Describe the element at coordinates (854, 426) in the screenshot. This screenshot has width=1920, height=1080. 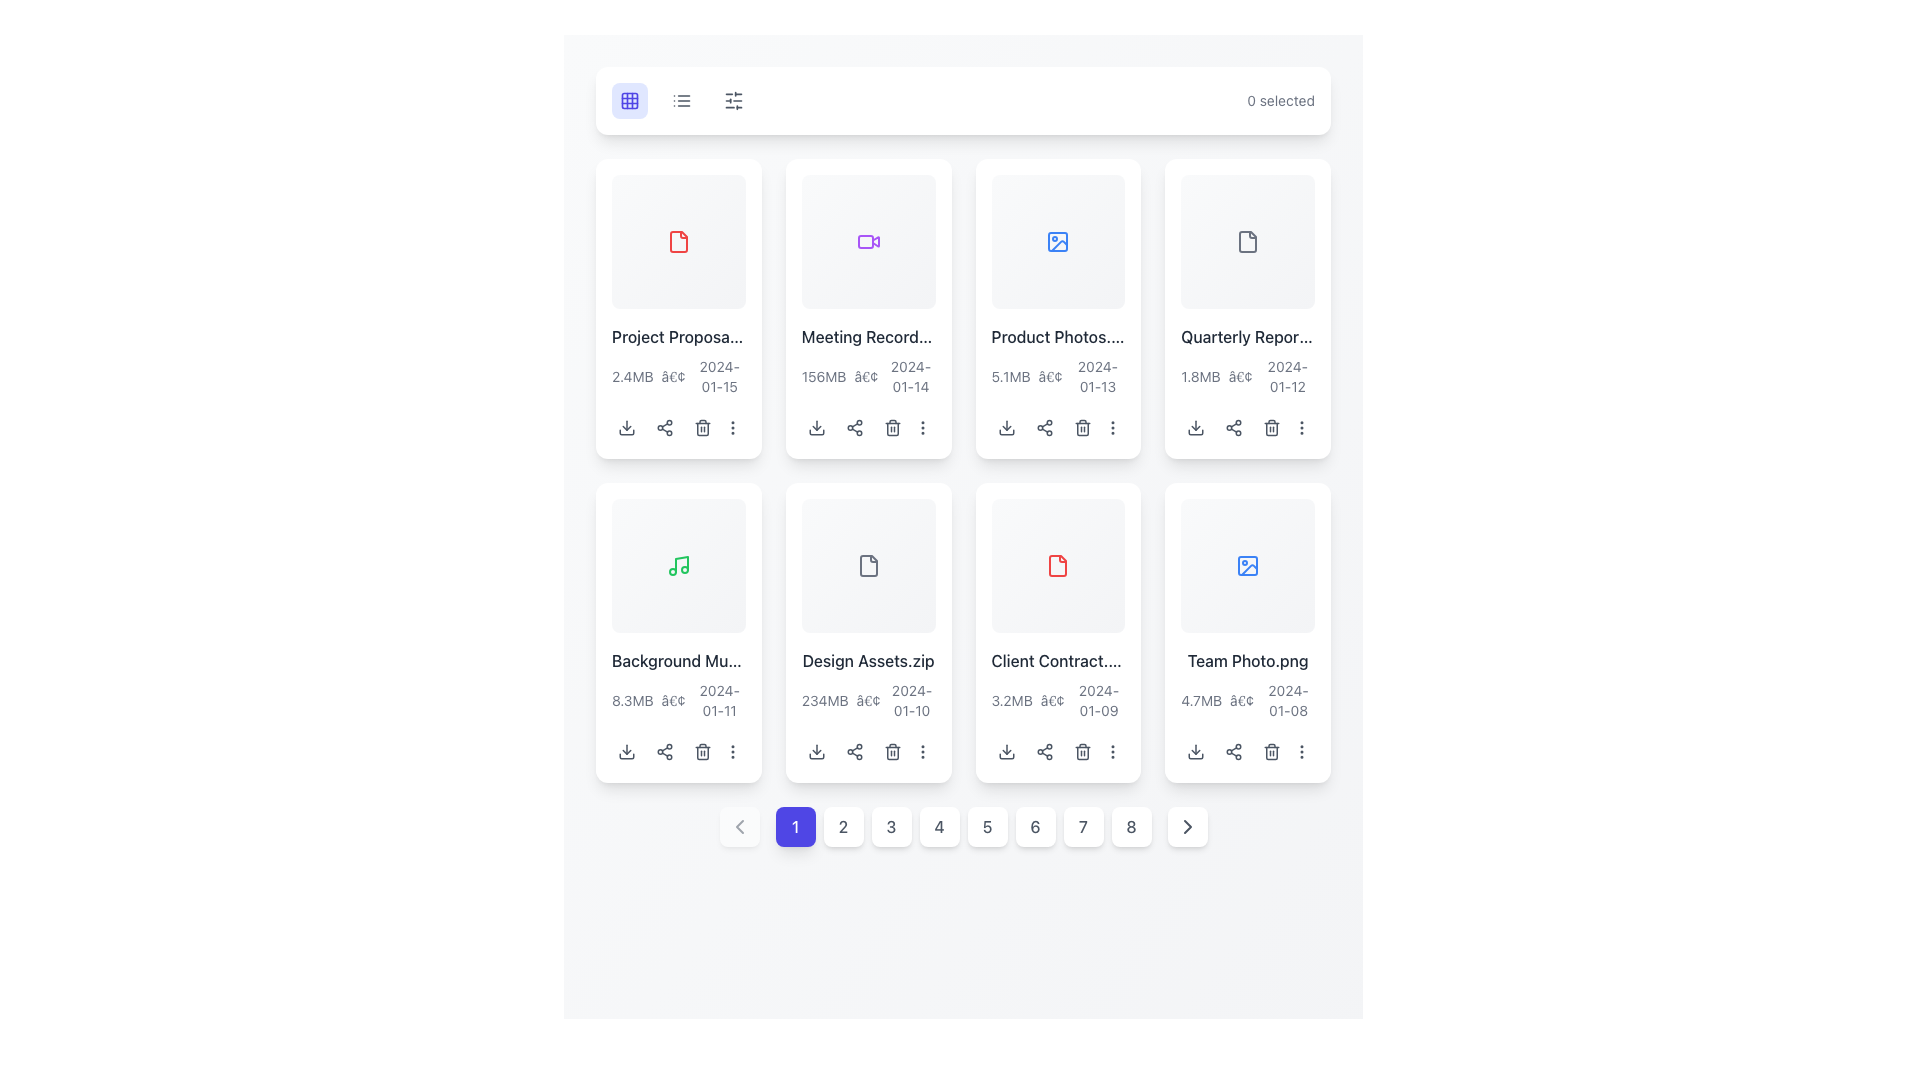
I see `the share icon button located on the second card in the first row of the file grid` at that location.